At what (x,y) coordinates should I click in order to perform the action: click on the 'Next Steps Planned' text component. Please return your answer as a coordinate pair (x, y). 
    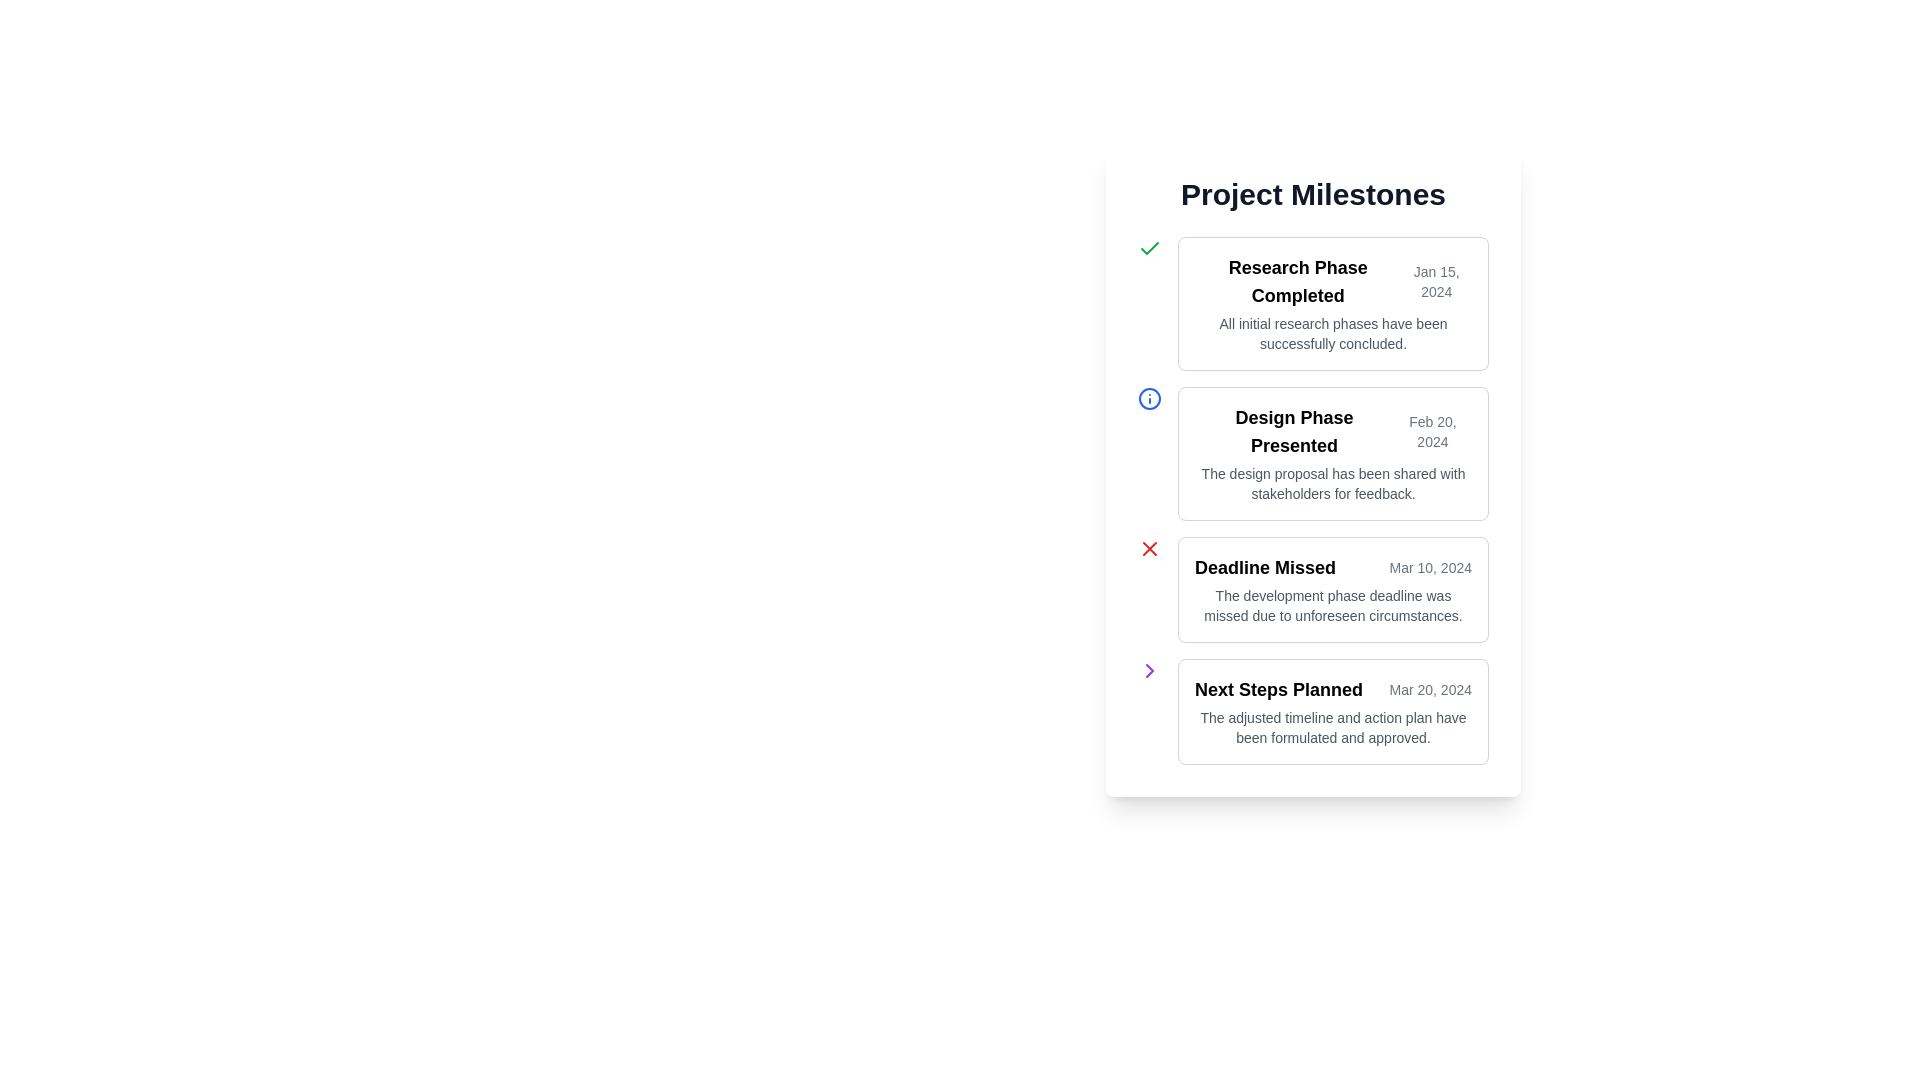
    Looking at the image, I should click on (1333, 689).